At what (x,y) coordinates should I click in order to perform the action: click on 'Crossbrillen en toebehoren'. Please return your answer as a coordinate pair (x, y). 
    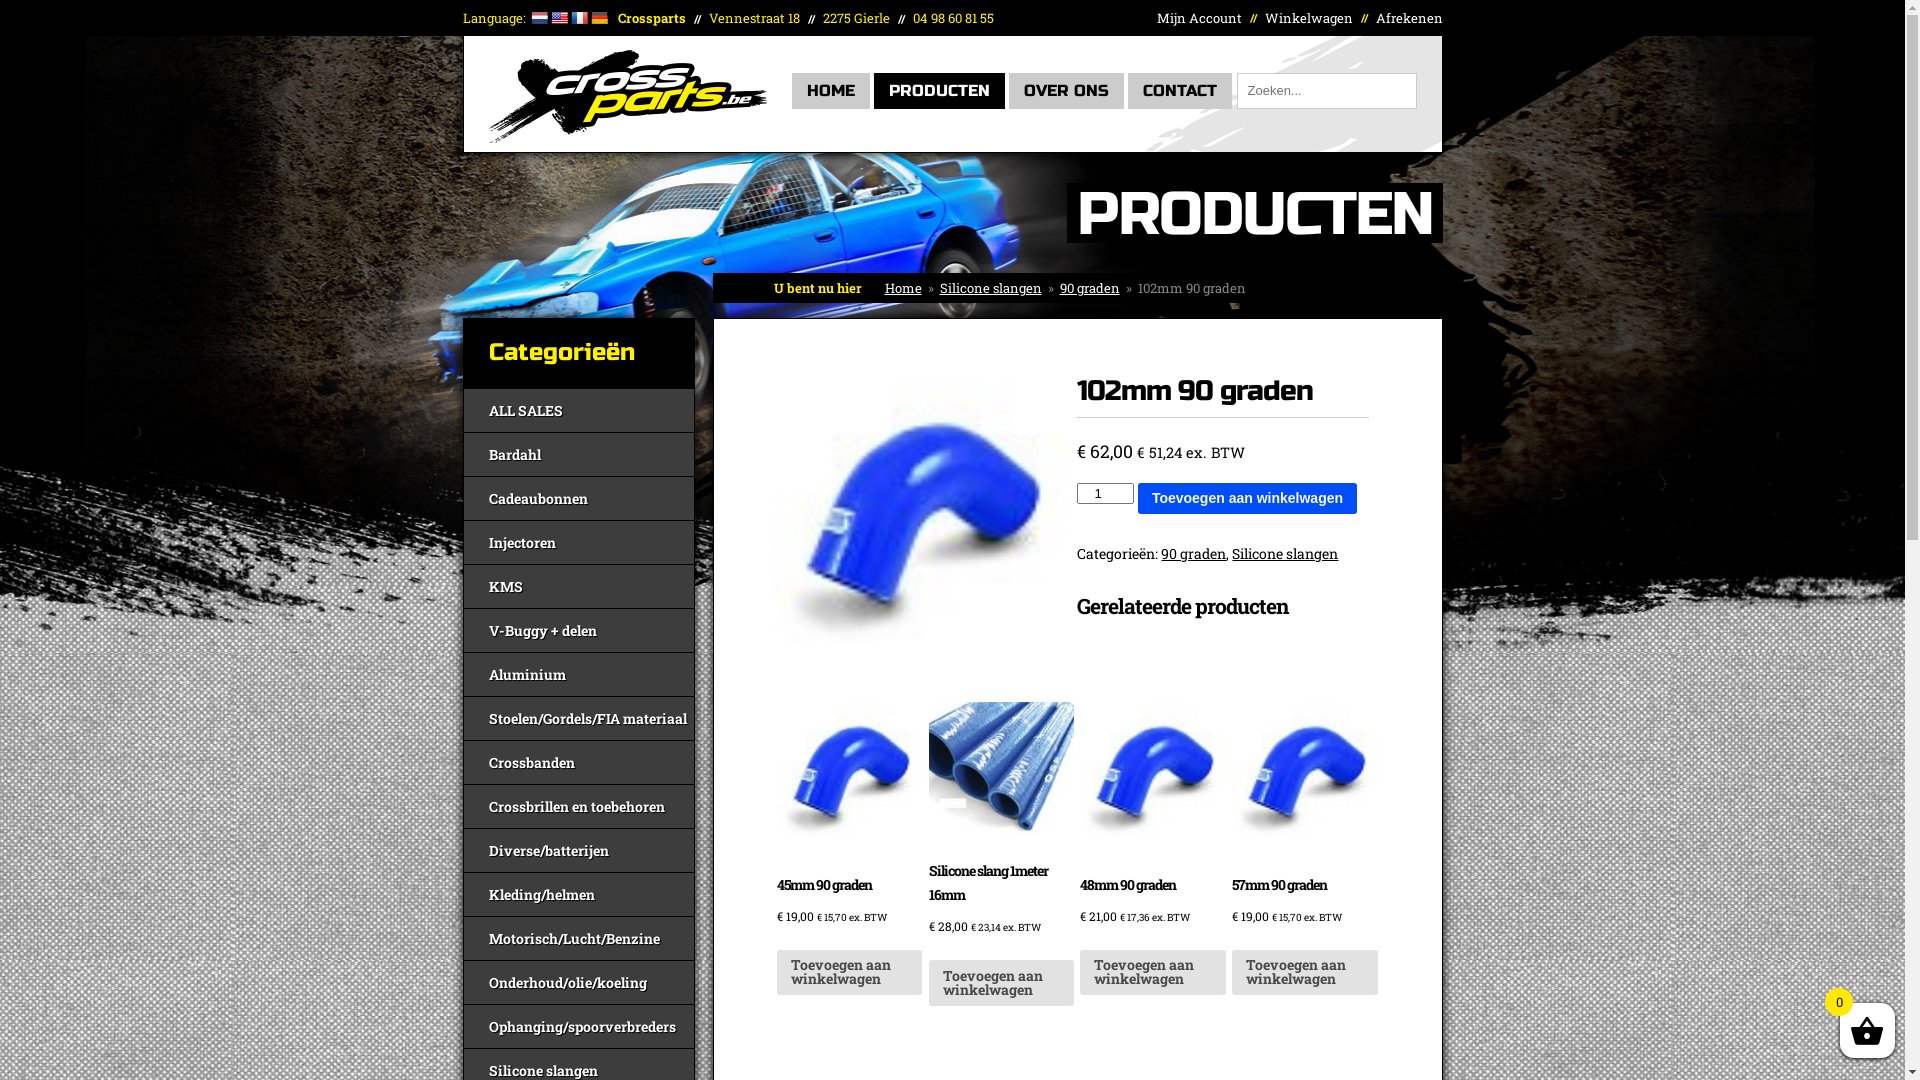
    Looking at the image, I should click on (578, 805).